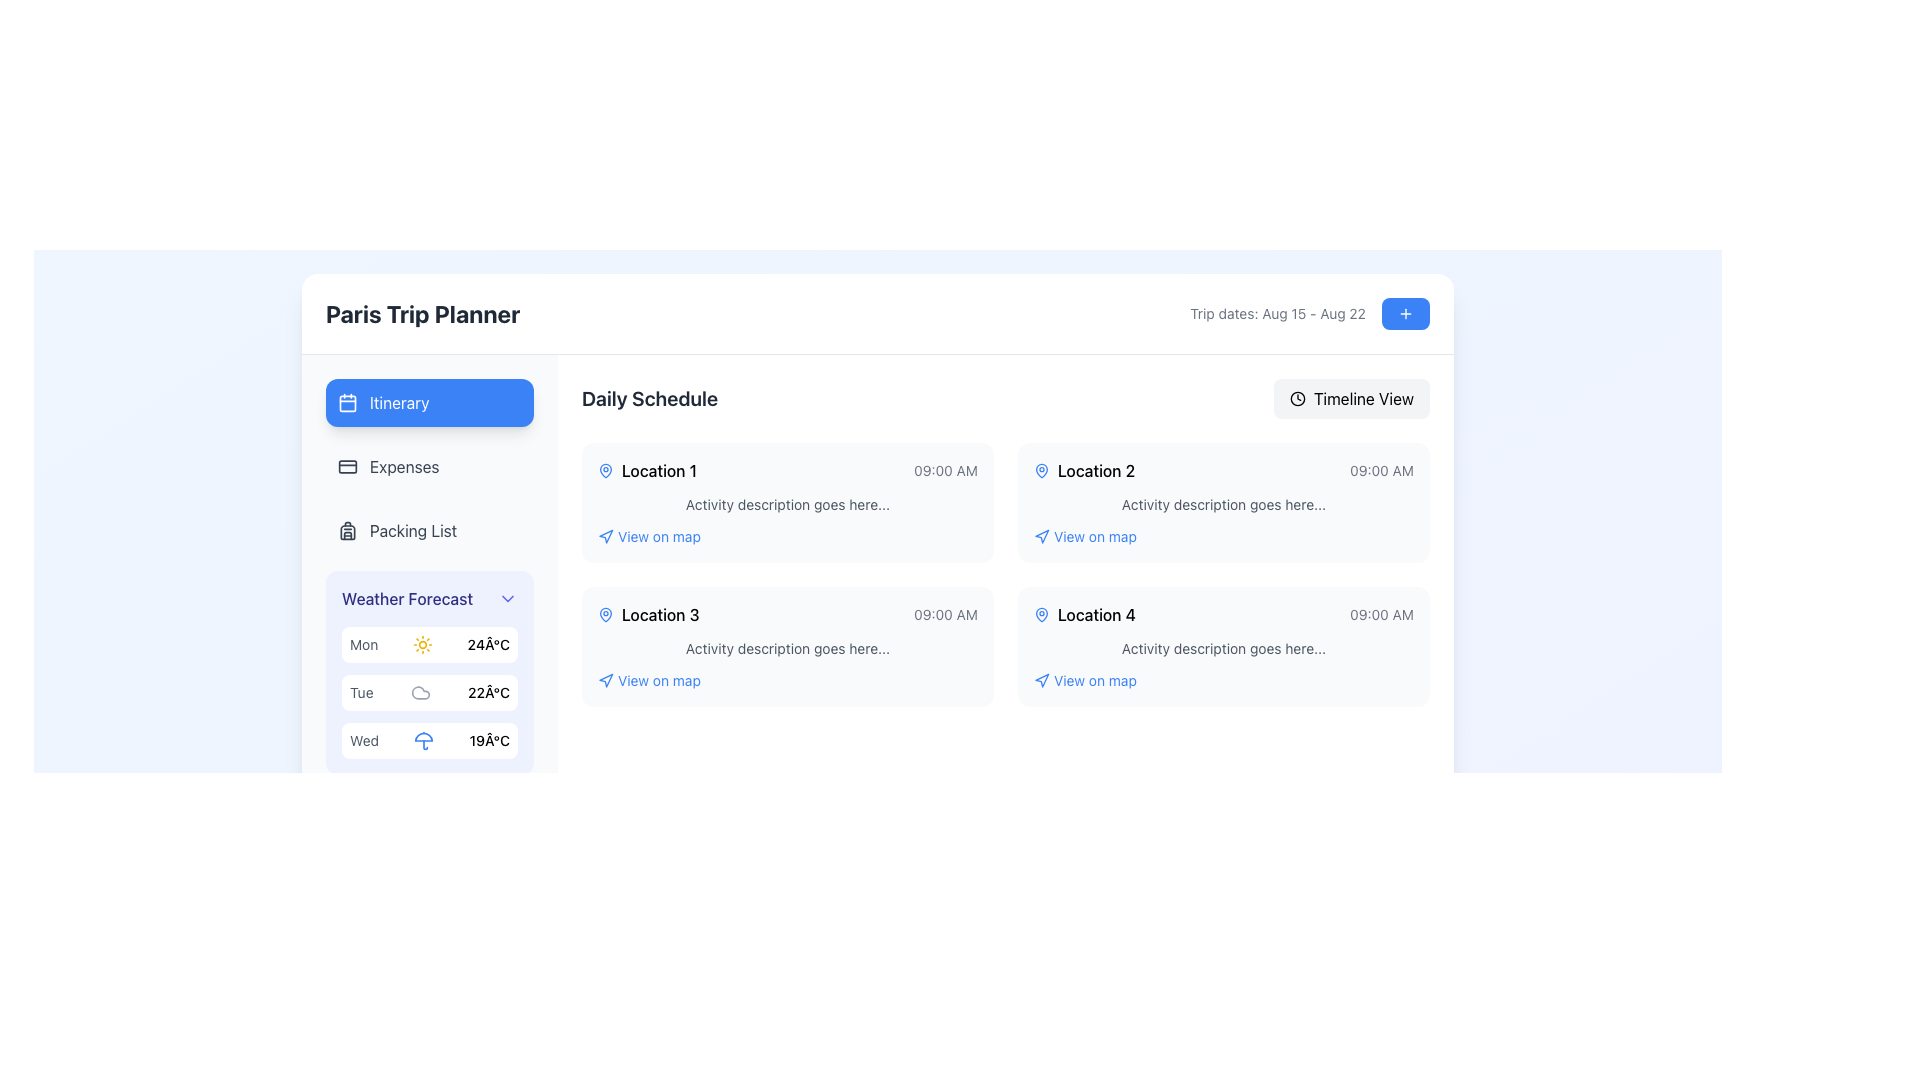 The image size is (1920, 1080). I want to click on the decorative icon located next to the 'View on map' text link in the daily schedule section, associated with 'Location 1' and 'Location 3', so click(605, 679).